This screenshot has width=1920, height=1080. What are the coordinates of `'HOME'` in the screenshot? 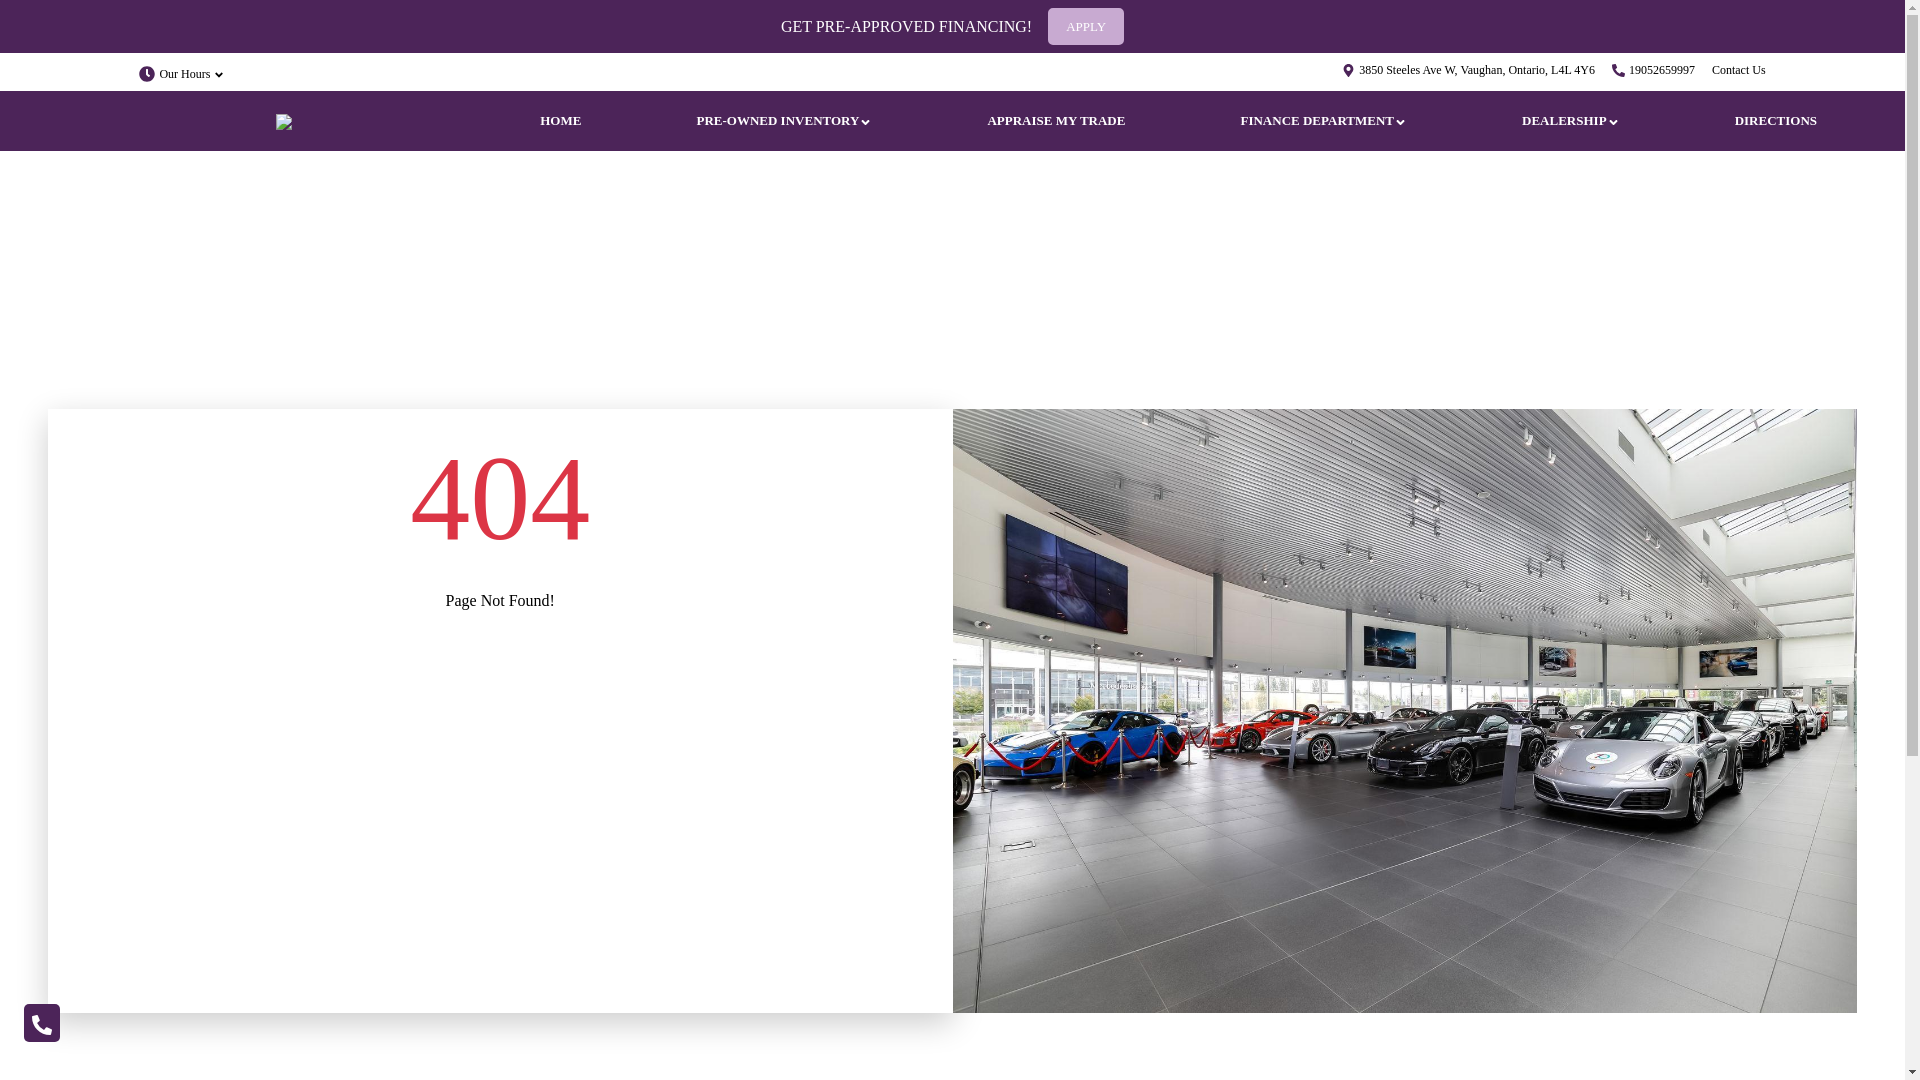 It's located at (560, 120).